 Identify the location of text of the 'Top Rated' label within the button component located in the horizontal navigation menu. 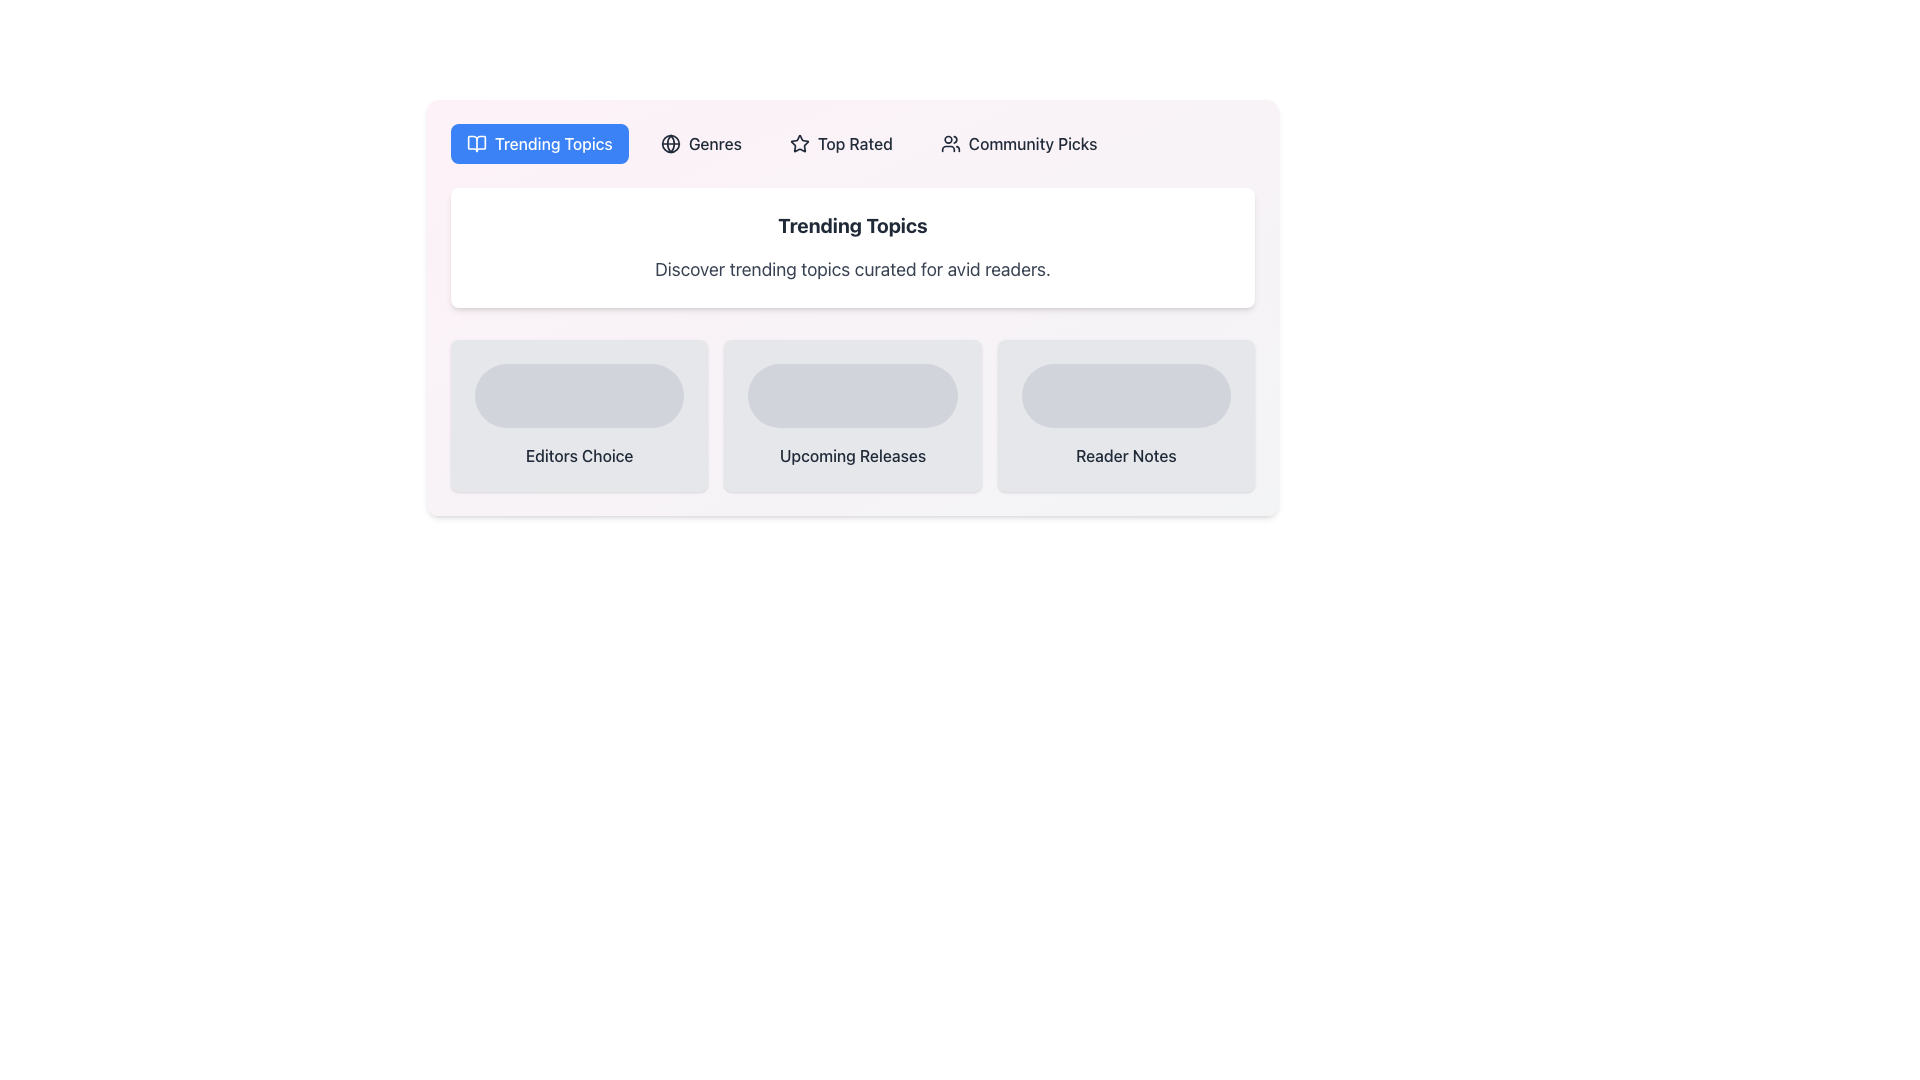
(855, 142).